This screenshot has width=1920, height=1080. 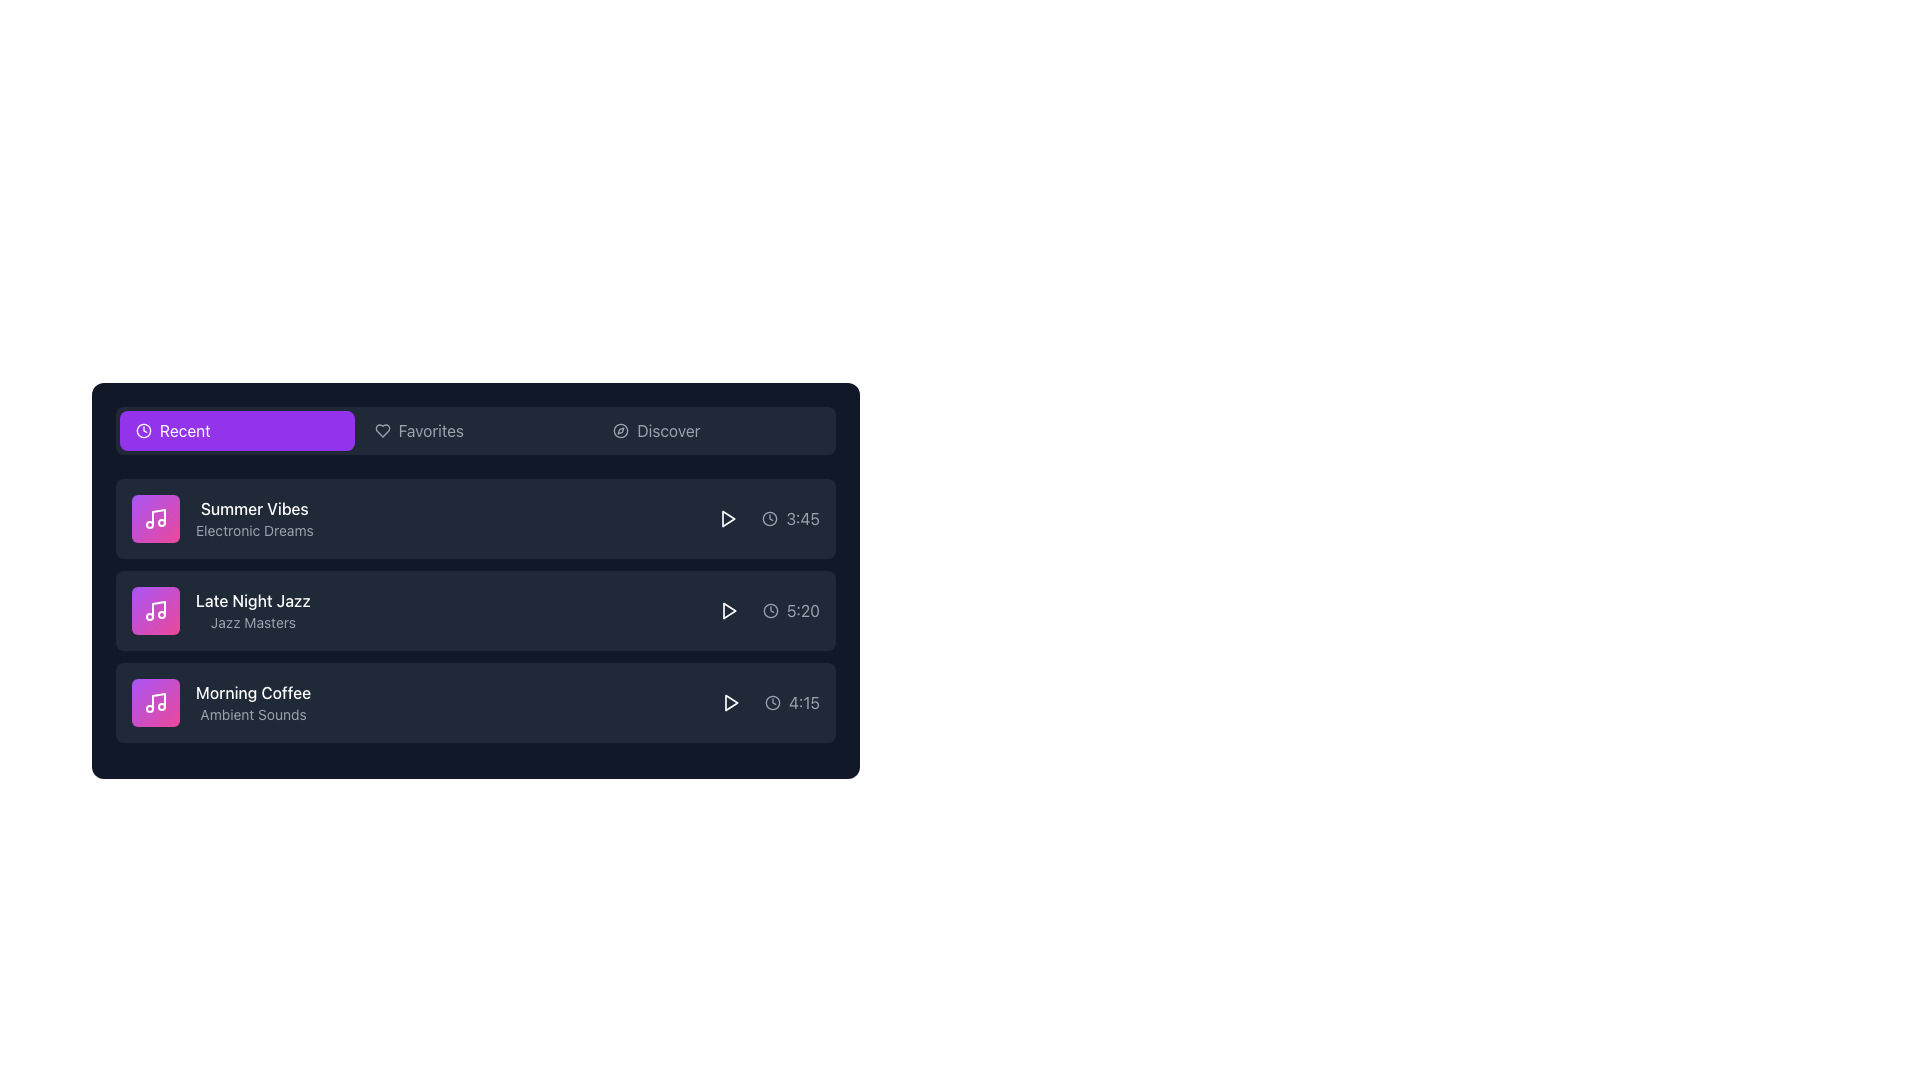 What do you see at coordinates (157, 608) in the screenshot?
I see `vertical line part of the music note icon located to the left of the 'Late Night Jazz' text for debugging purposes` at bounding box center [157, 608].